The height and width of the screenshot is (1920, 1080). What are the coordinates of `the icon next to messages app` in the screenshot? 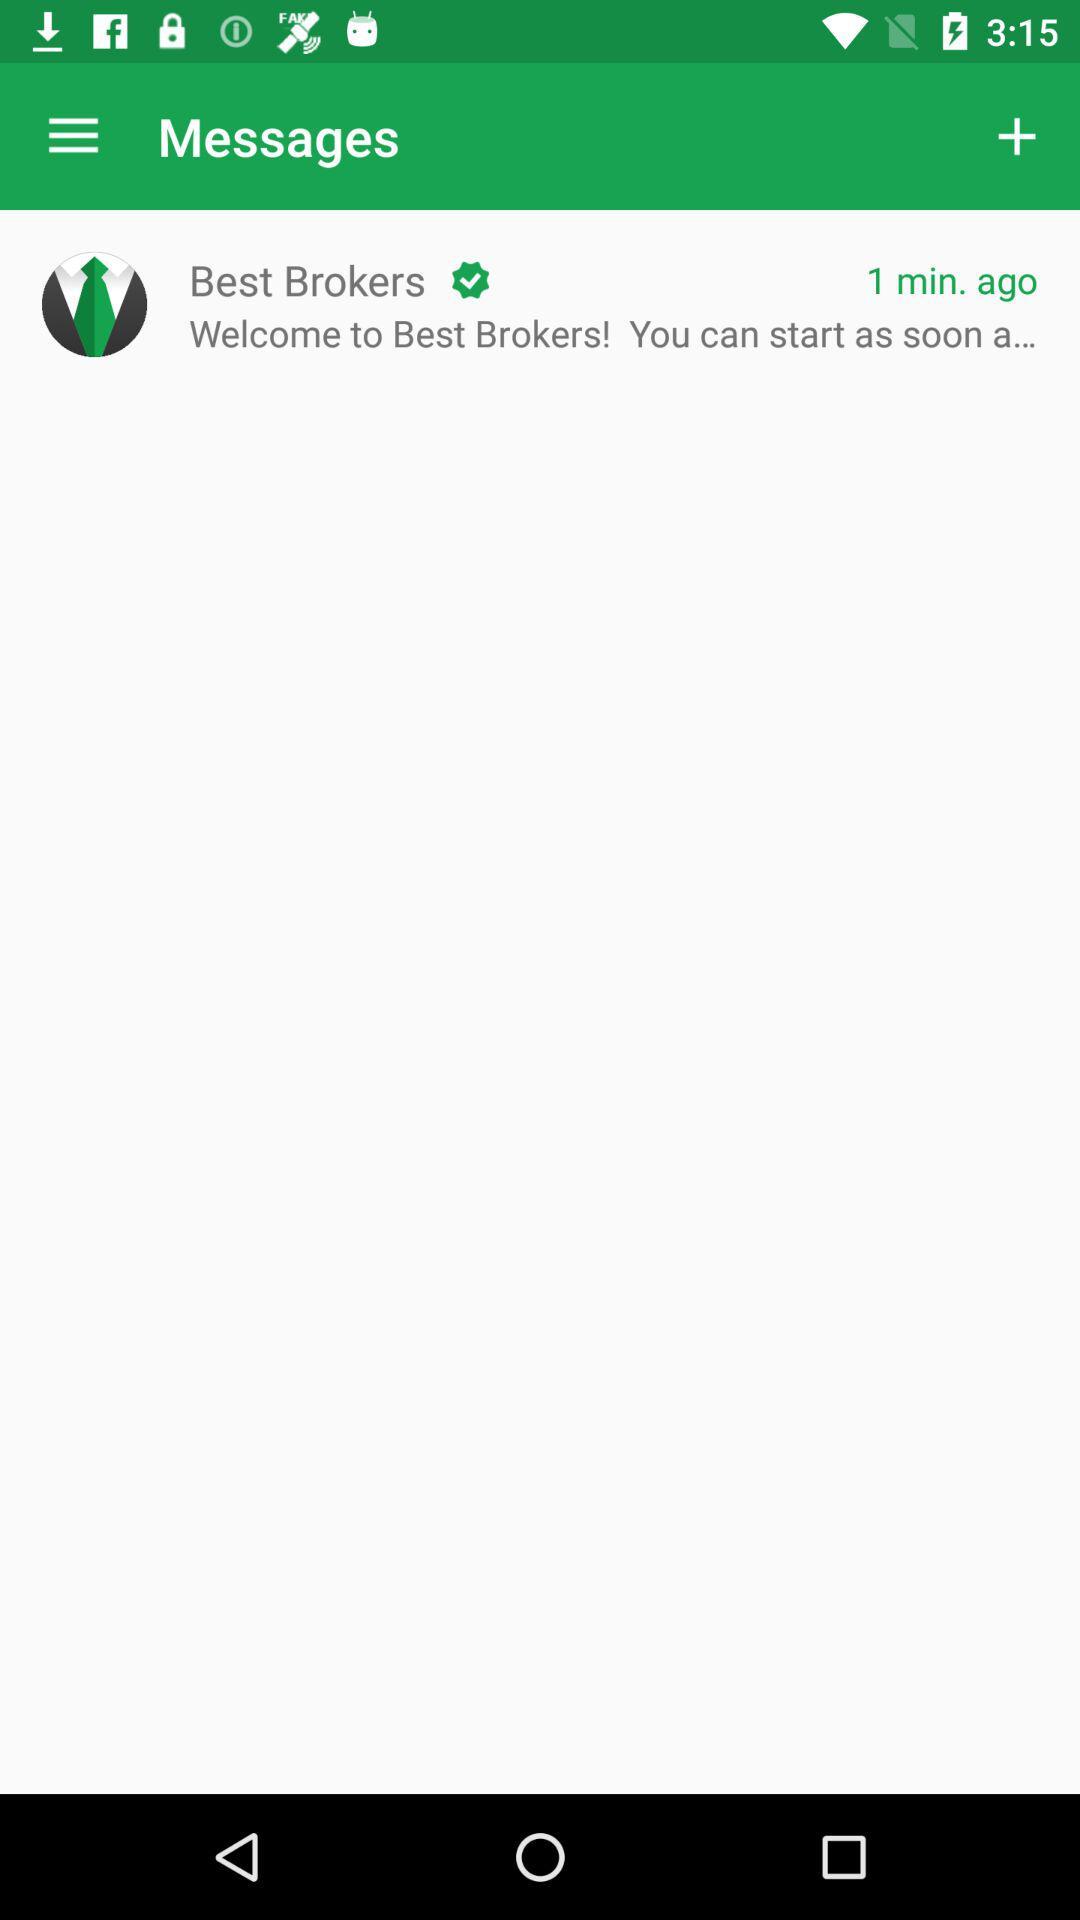 It's located at (72, 135).